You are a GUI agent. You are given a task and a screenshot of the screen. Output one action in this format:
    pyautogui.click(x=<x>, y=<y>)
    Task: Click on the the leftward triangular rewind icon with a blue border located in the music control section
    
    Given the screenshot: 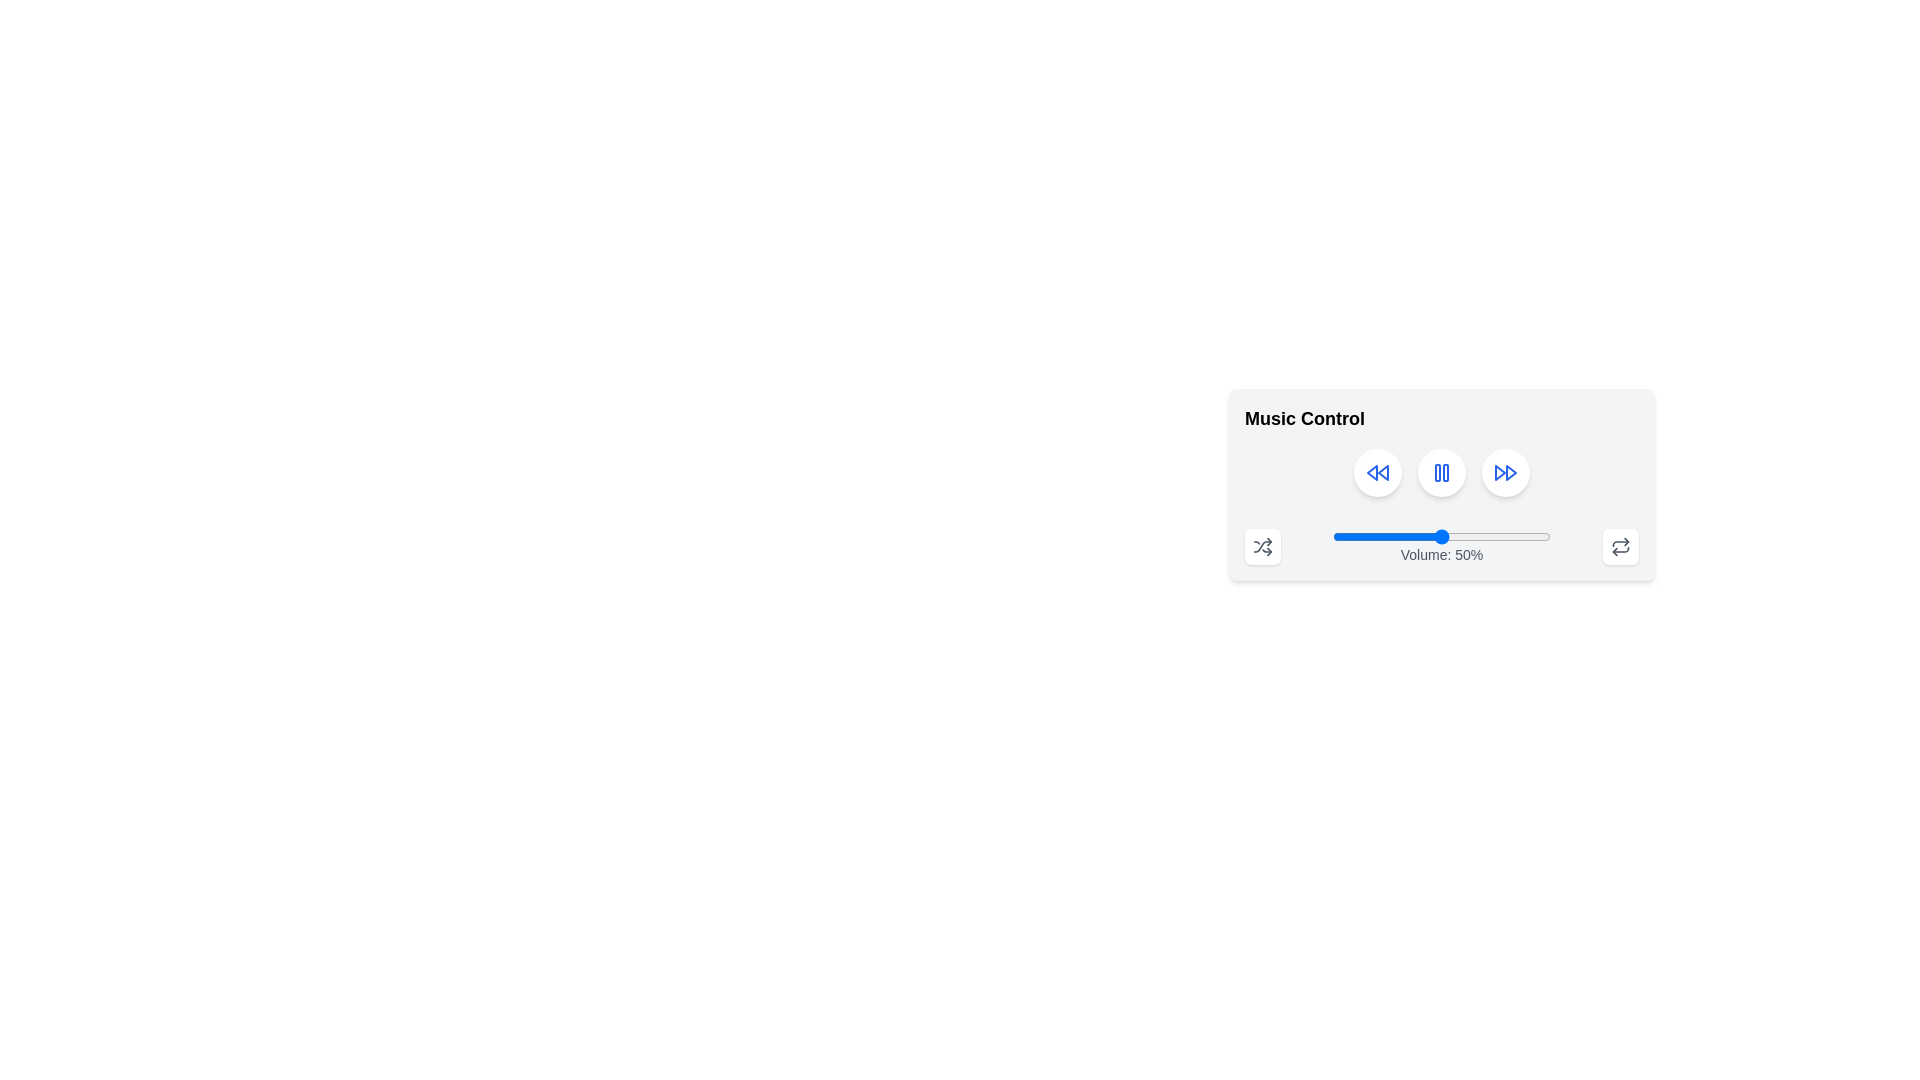 What is the action you would take?
    pyautogui.click(x=1371, y=473)
    